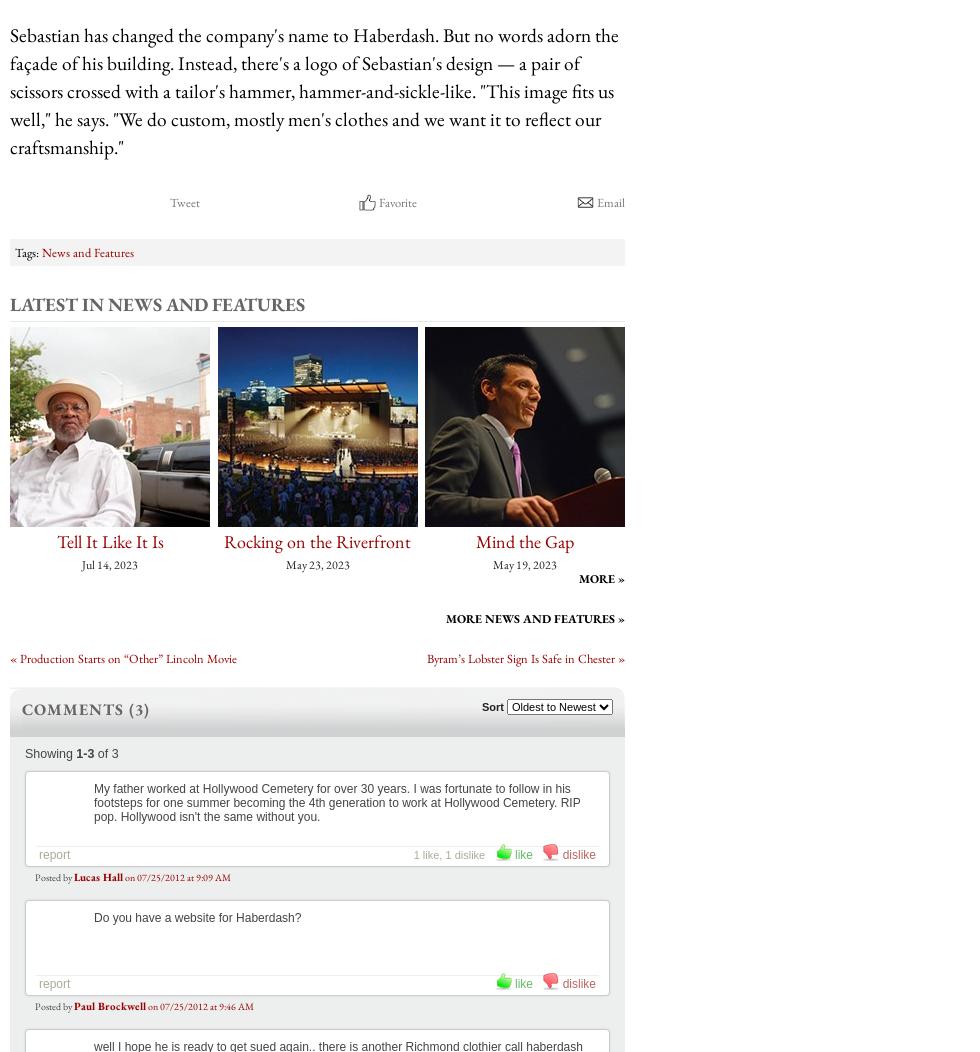  What do you see at coordinates (317, 565) in the screenshot?
I see `'May 23, 2023'` at bounding box center [317, 565].